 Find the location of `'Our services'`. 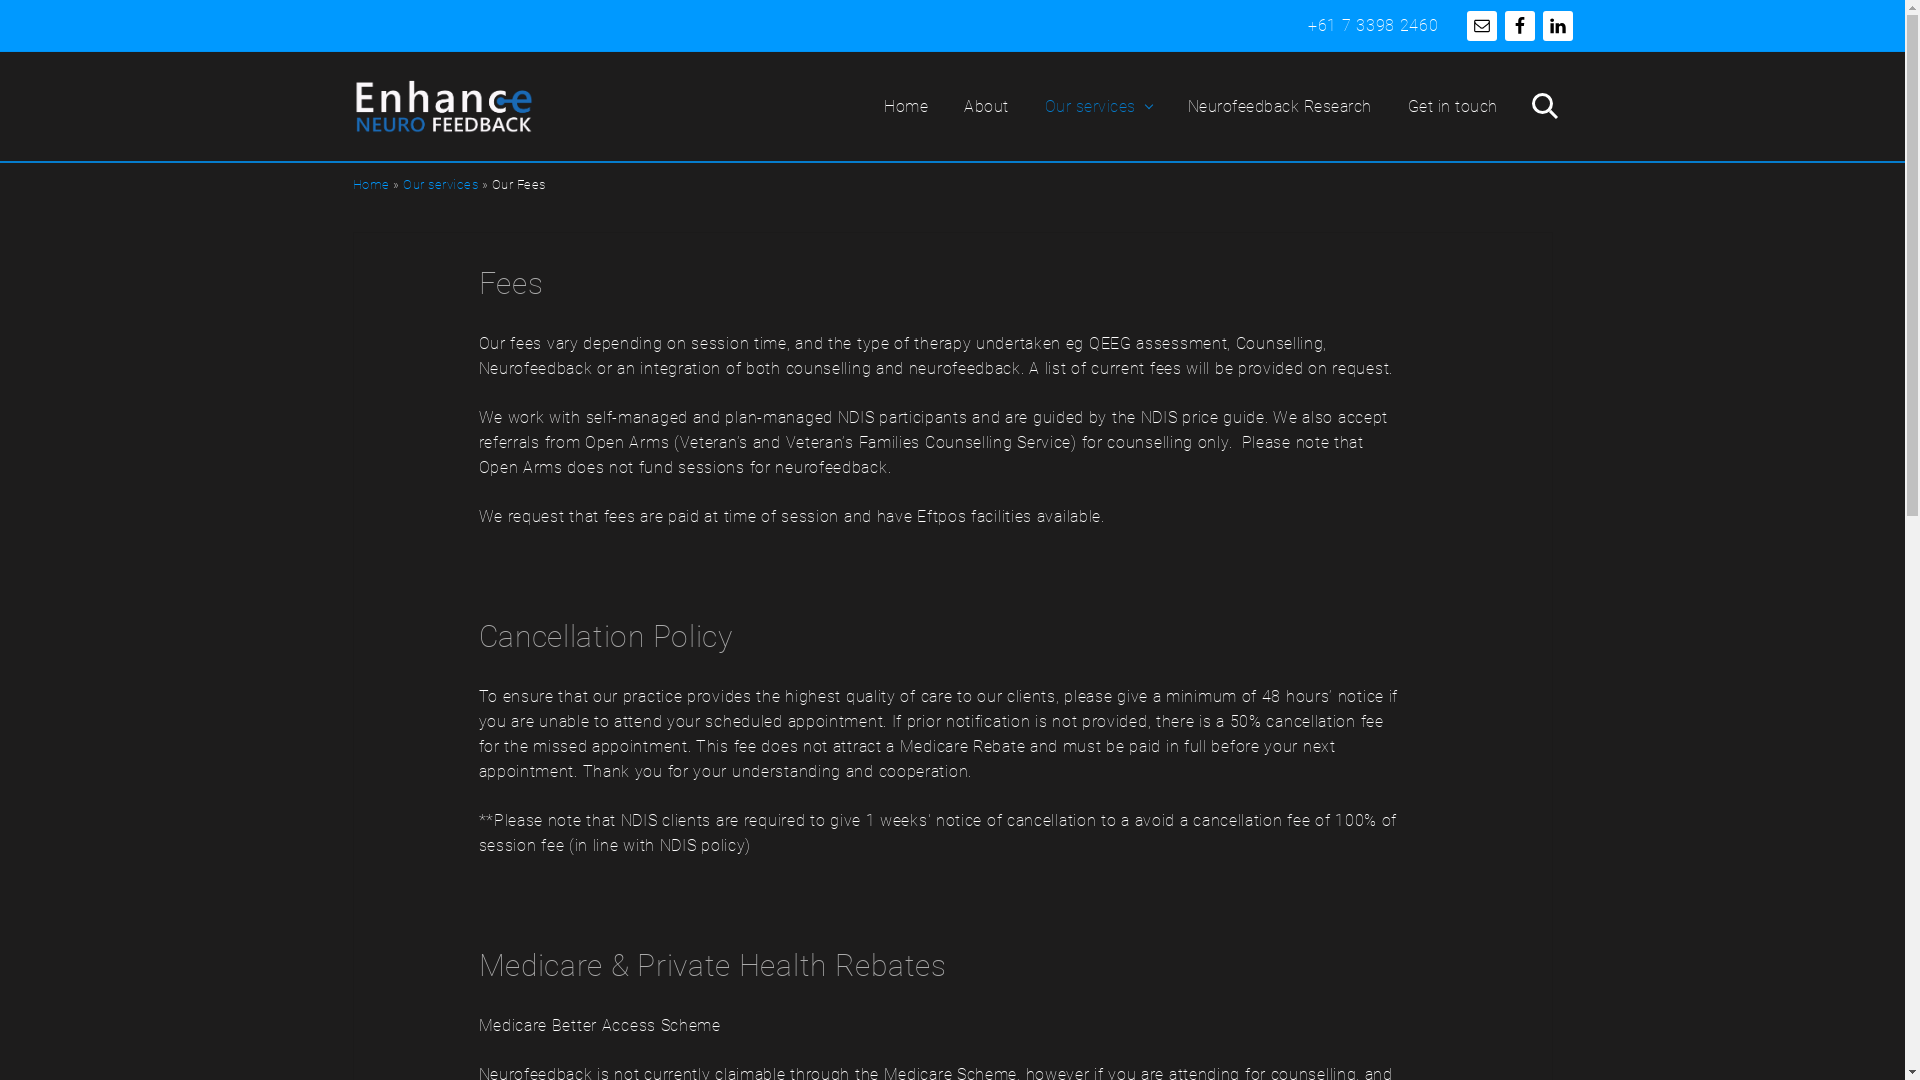

'Our services' is located at coordinates (439, 184).